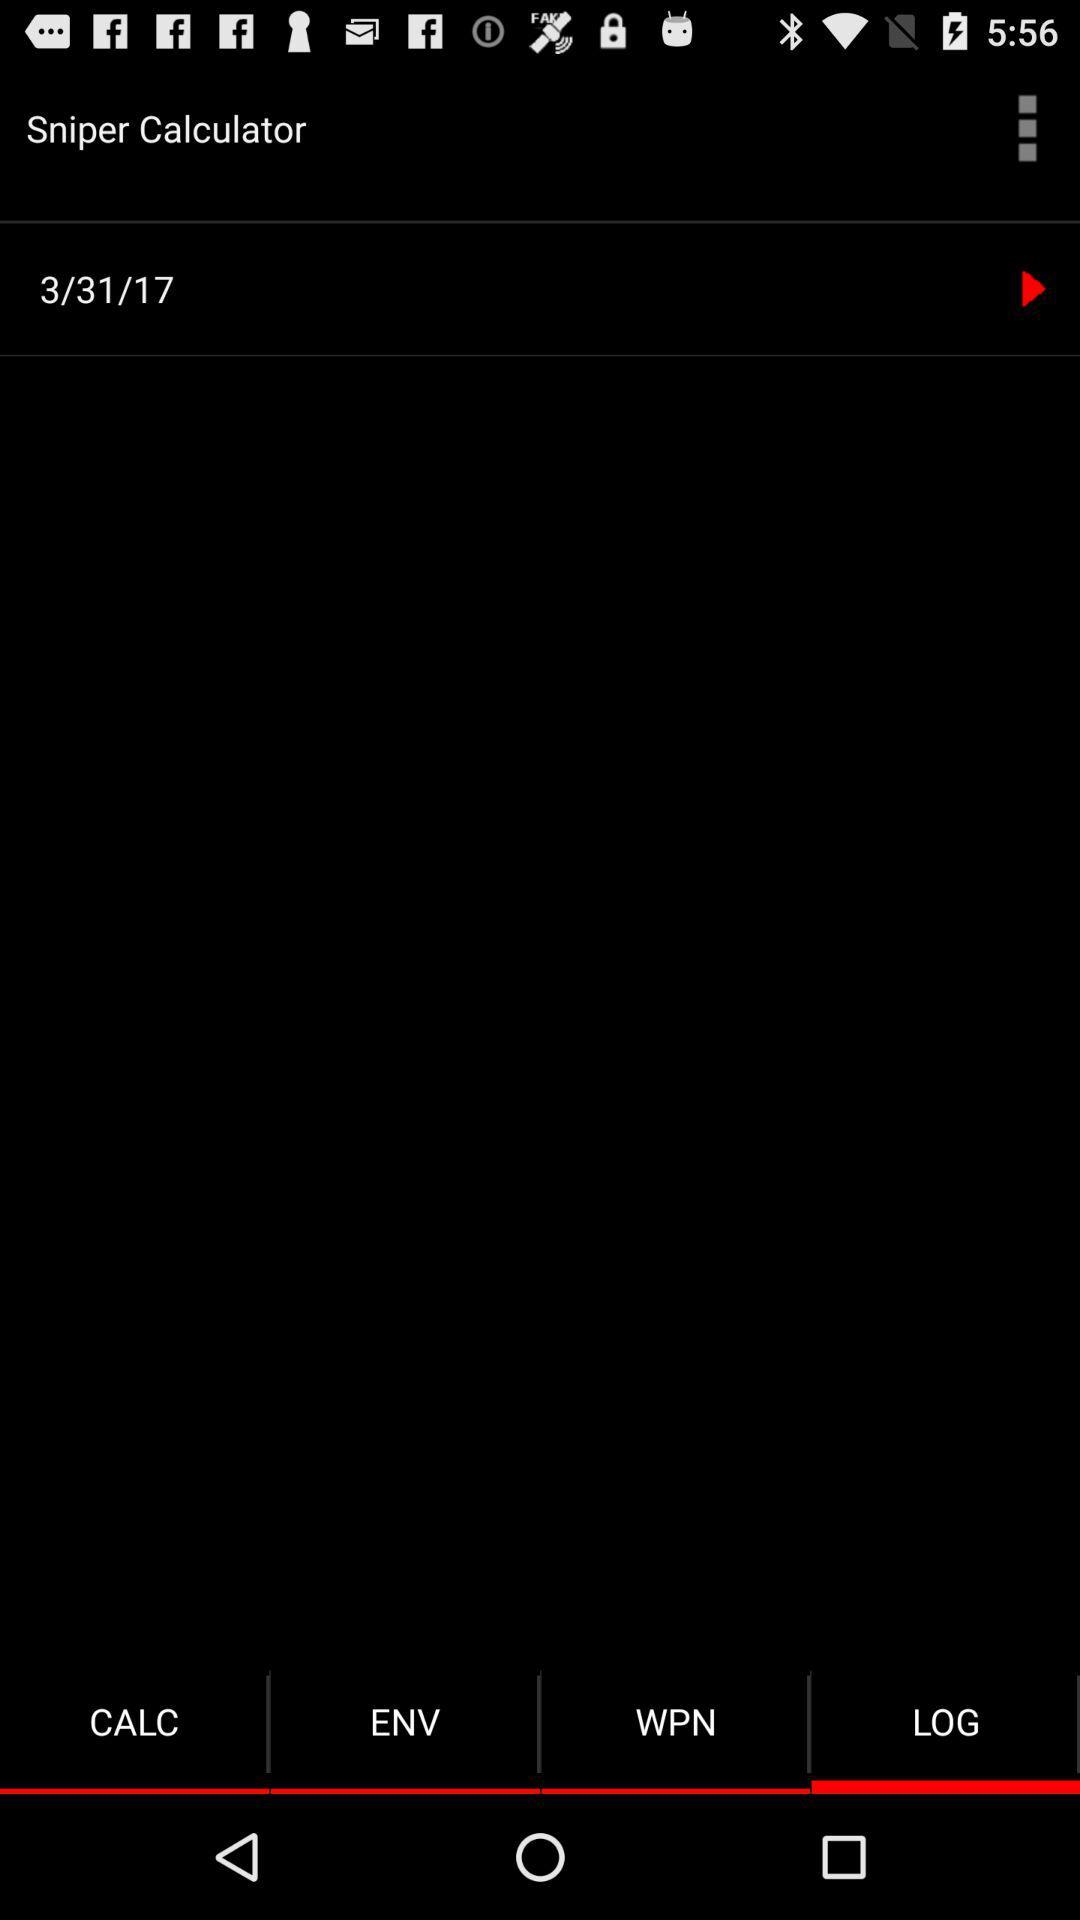  I want to click on the item above 3/31/17, so click(540, 221).